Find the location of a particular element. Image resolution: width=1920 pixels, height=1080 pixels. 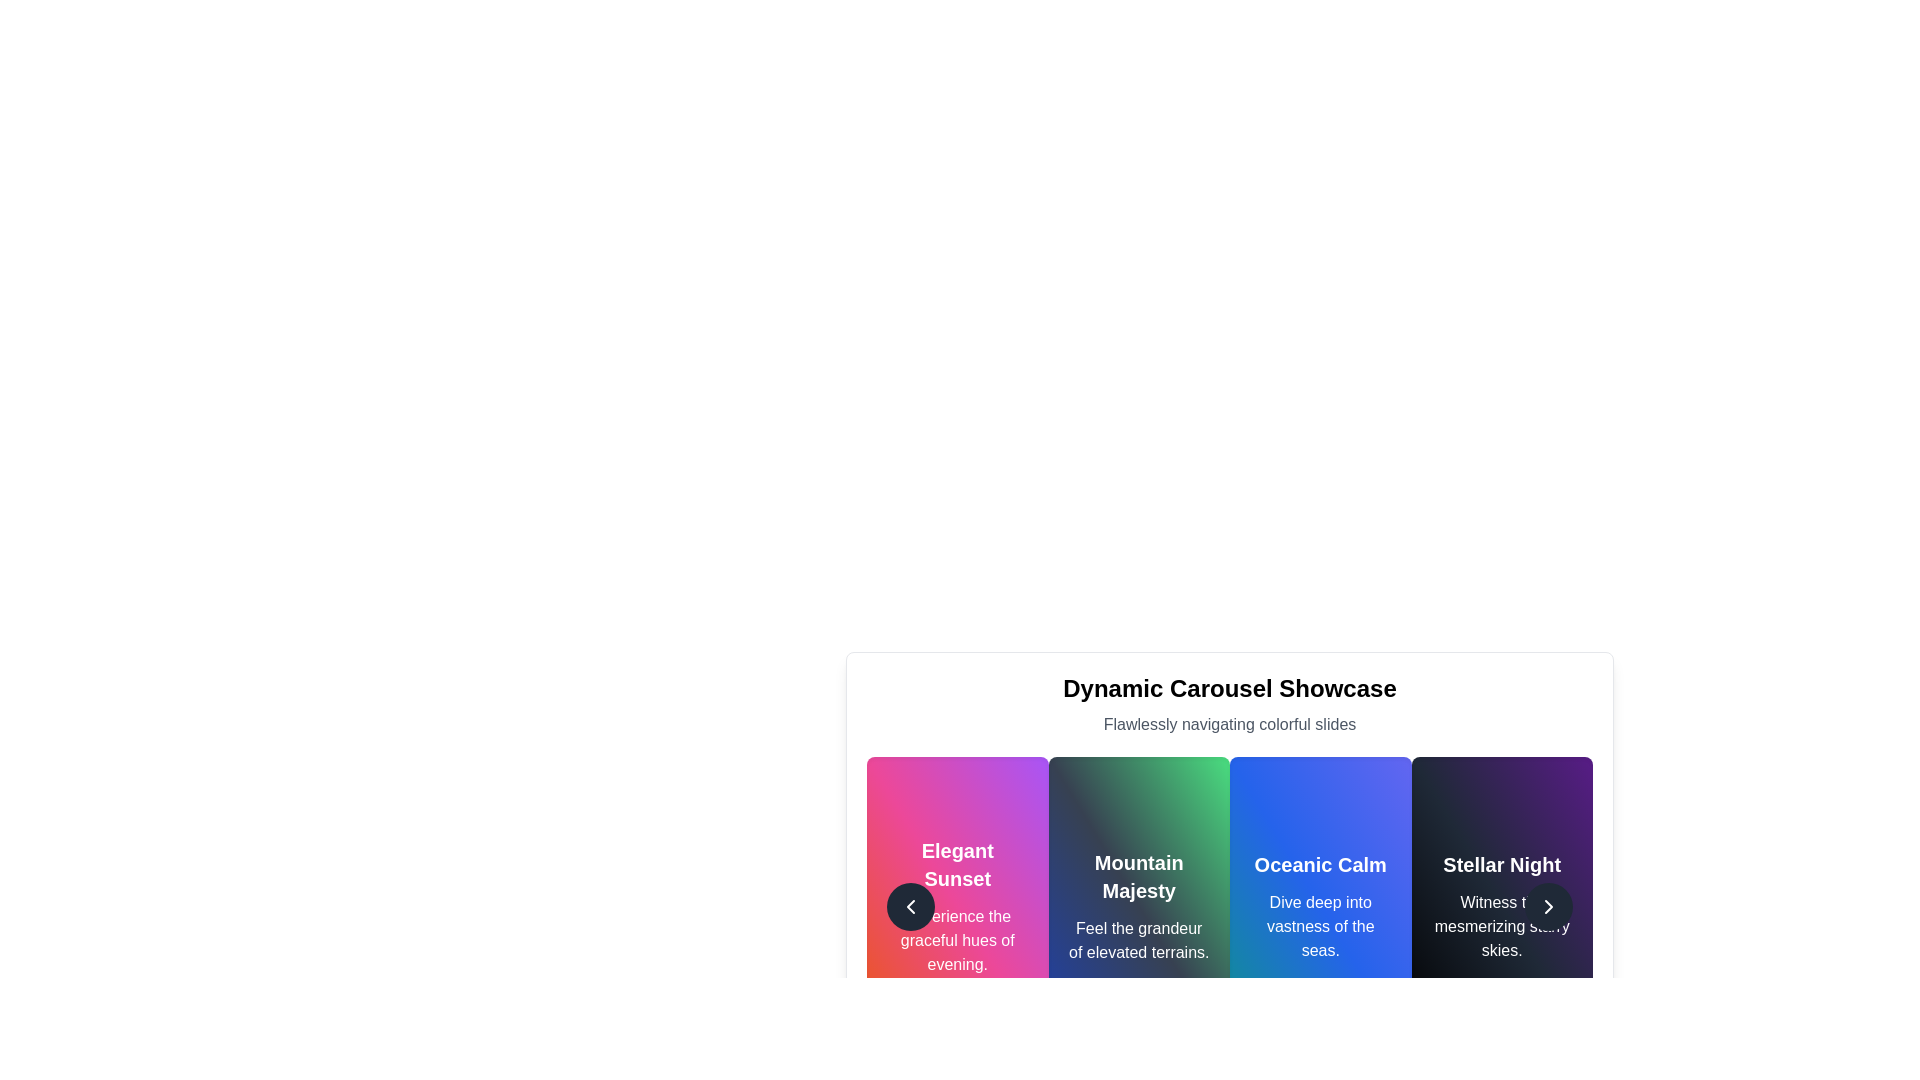

the left-facing chevron icon is located at coordinates (910, 906).